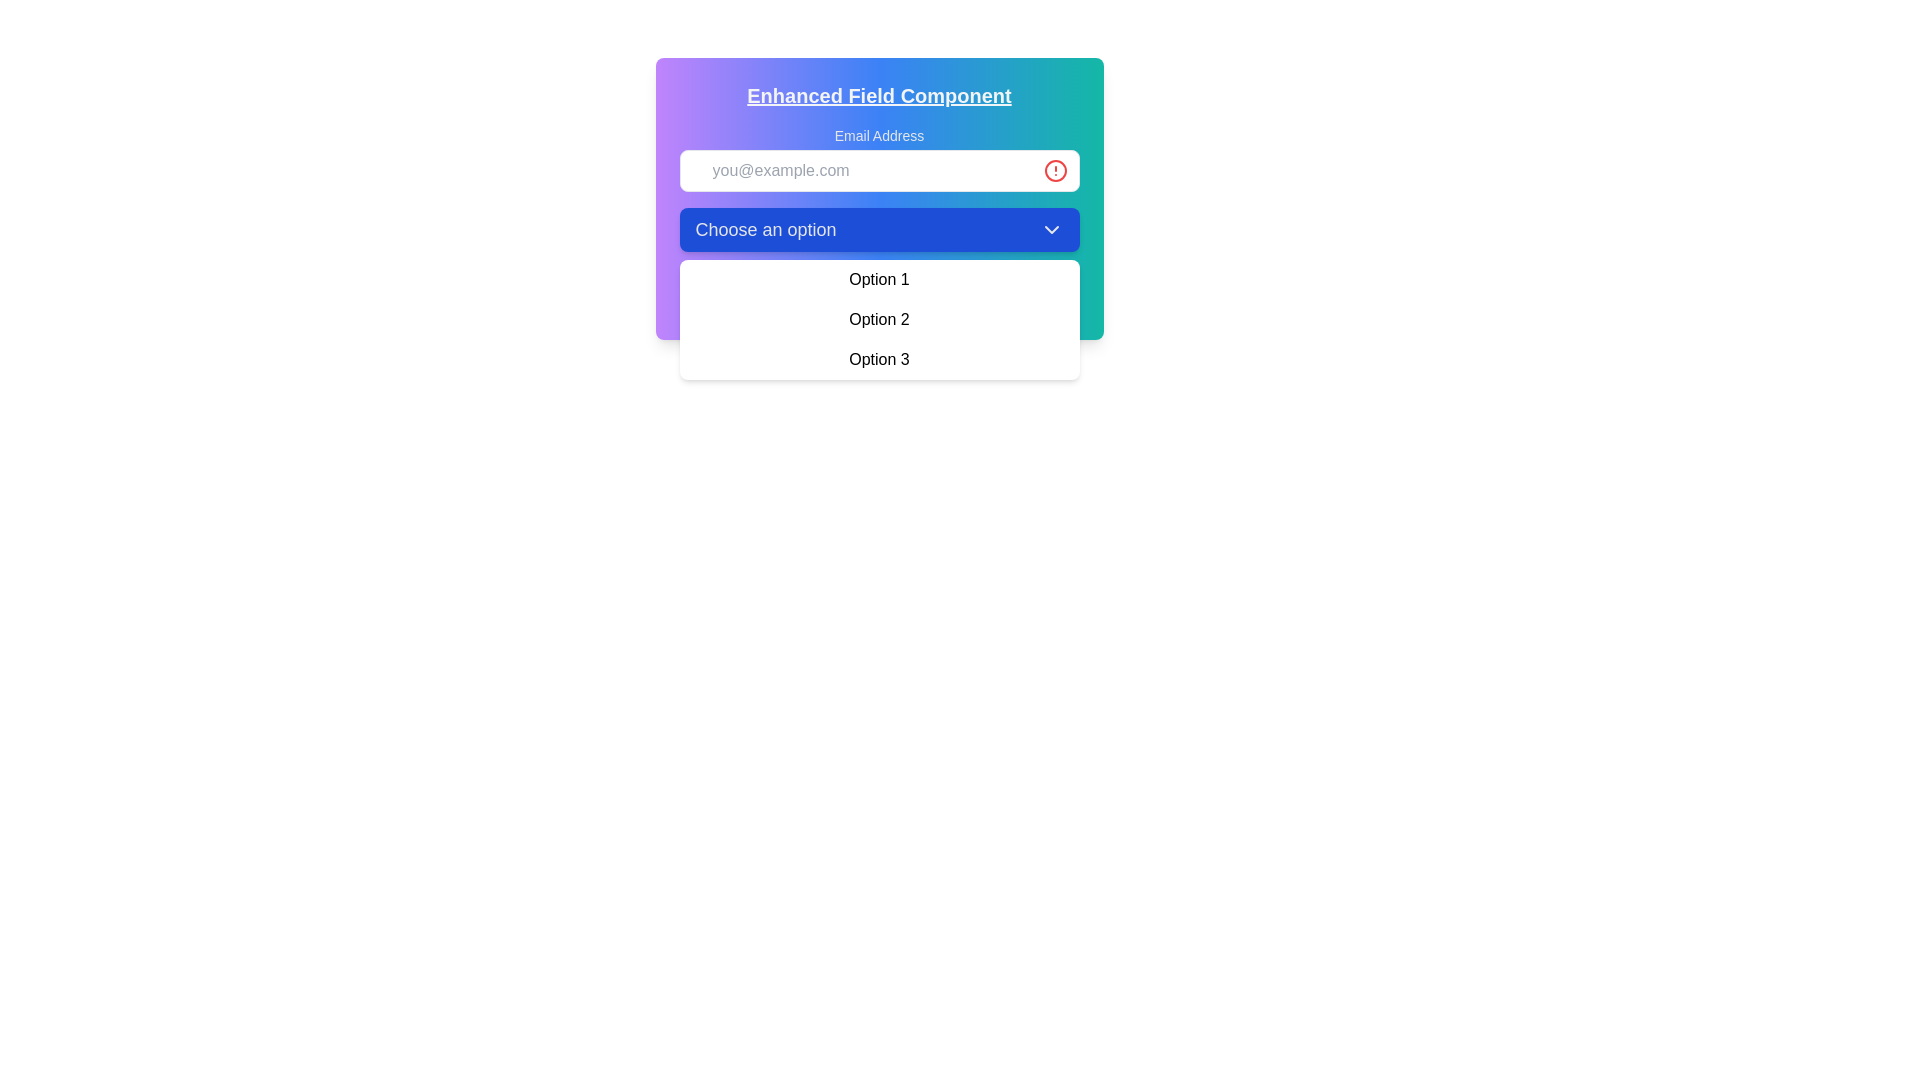  Describe the element at coordinates (879, 229) in the screenshot. I see `the blue rectangular Dropdown trigger button labeled 'Choose an option'` at that location.